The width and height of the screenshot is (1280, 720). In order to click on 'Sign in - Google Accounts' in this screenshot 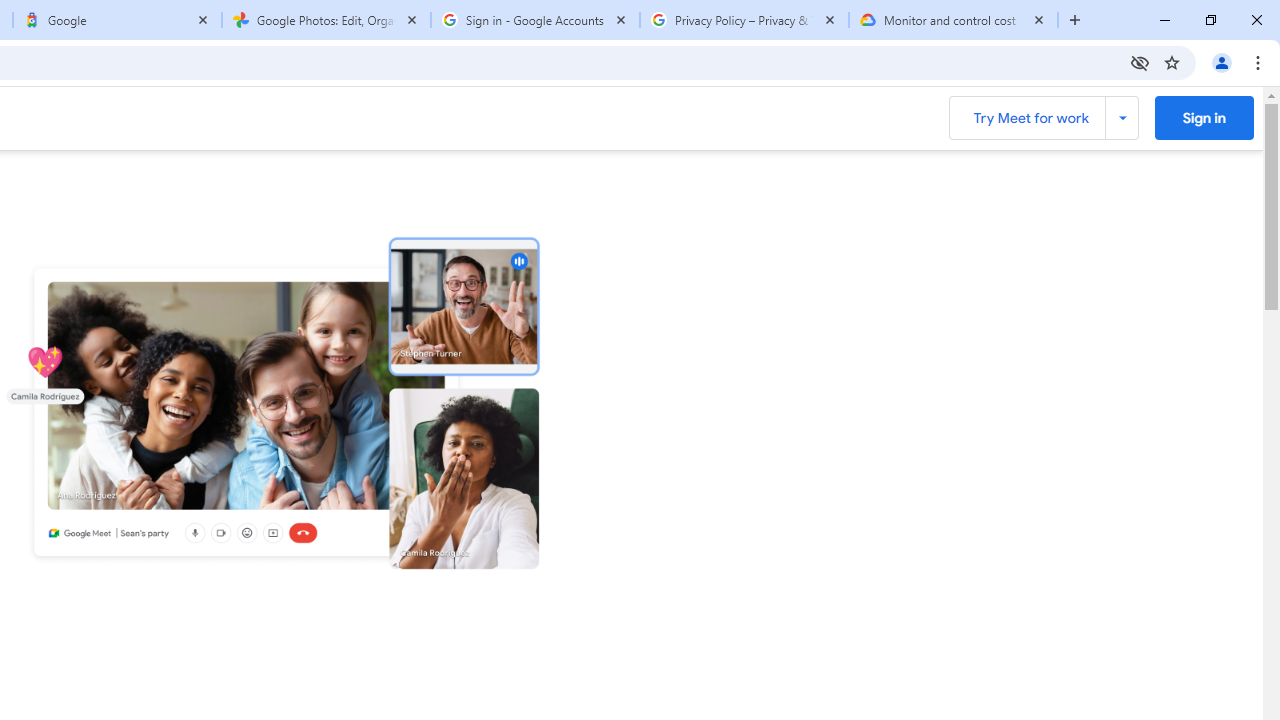, I will do `click(535, 20)`.